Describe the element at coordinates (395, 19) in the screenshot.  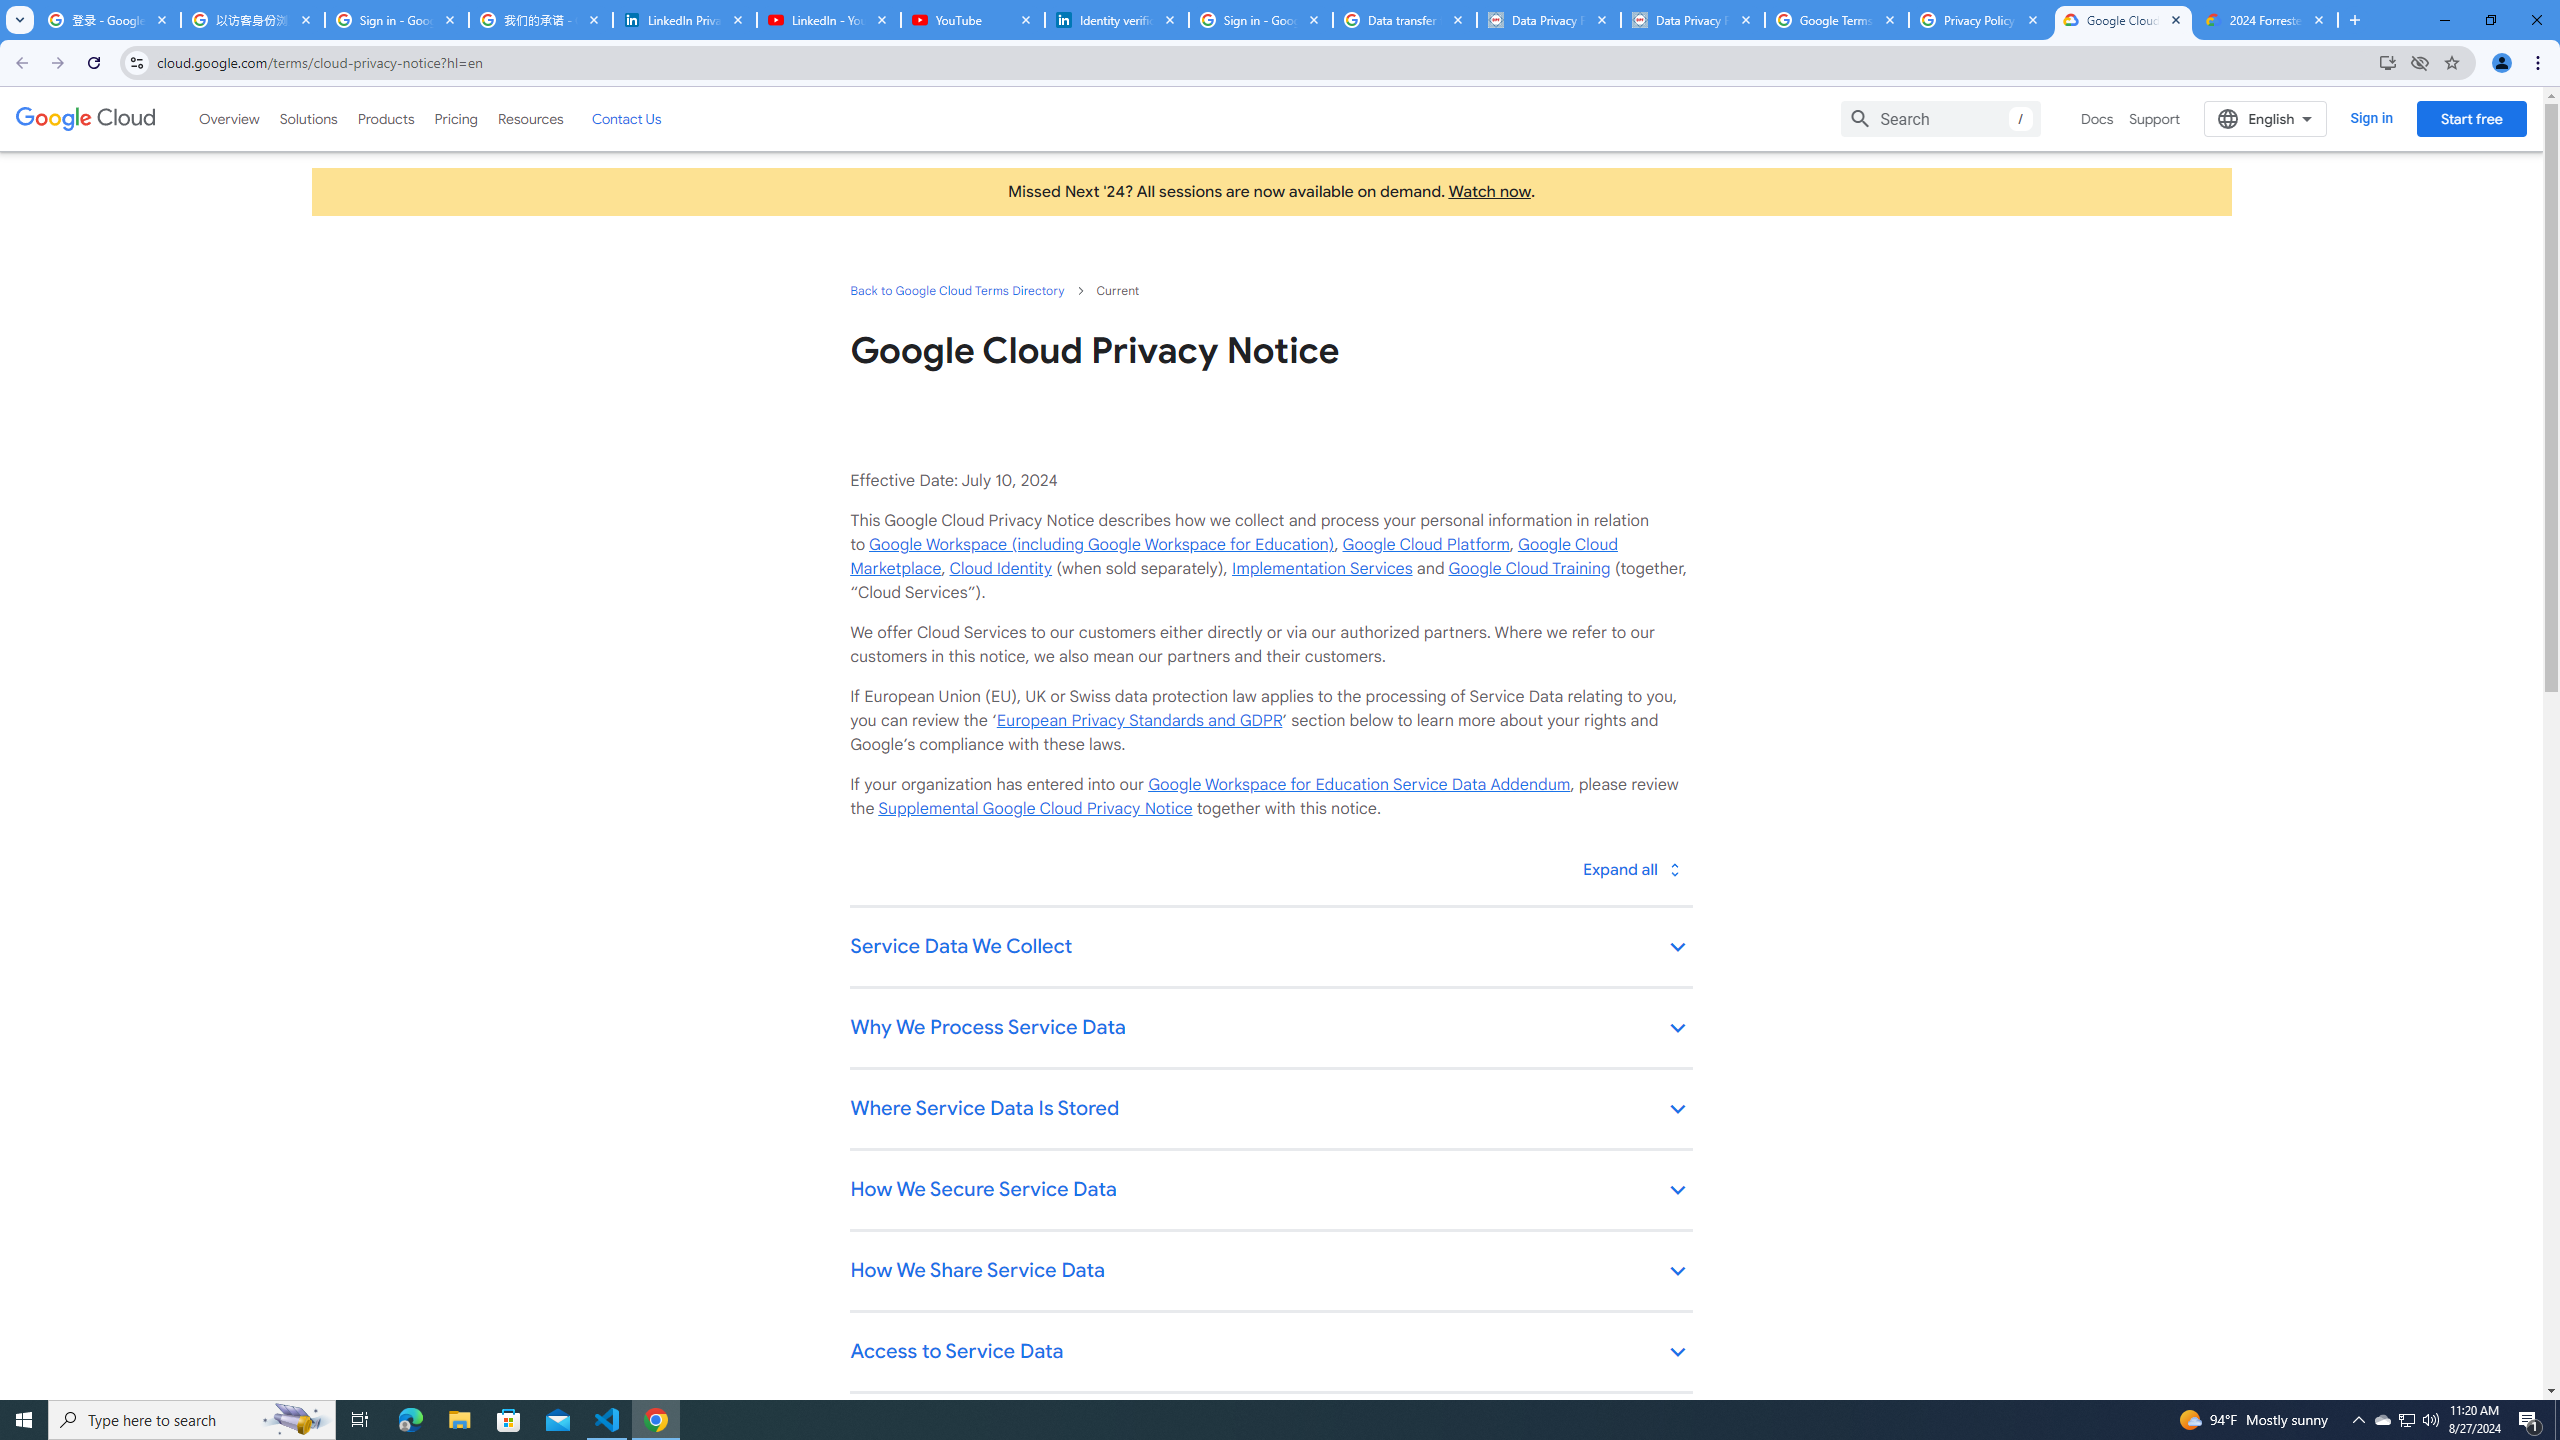
I see `'Sign in - Google Accounts'` at that location.